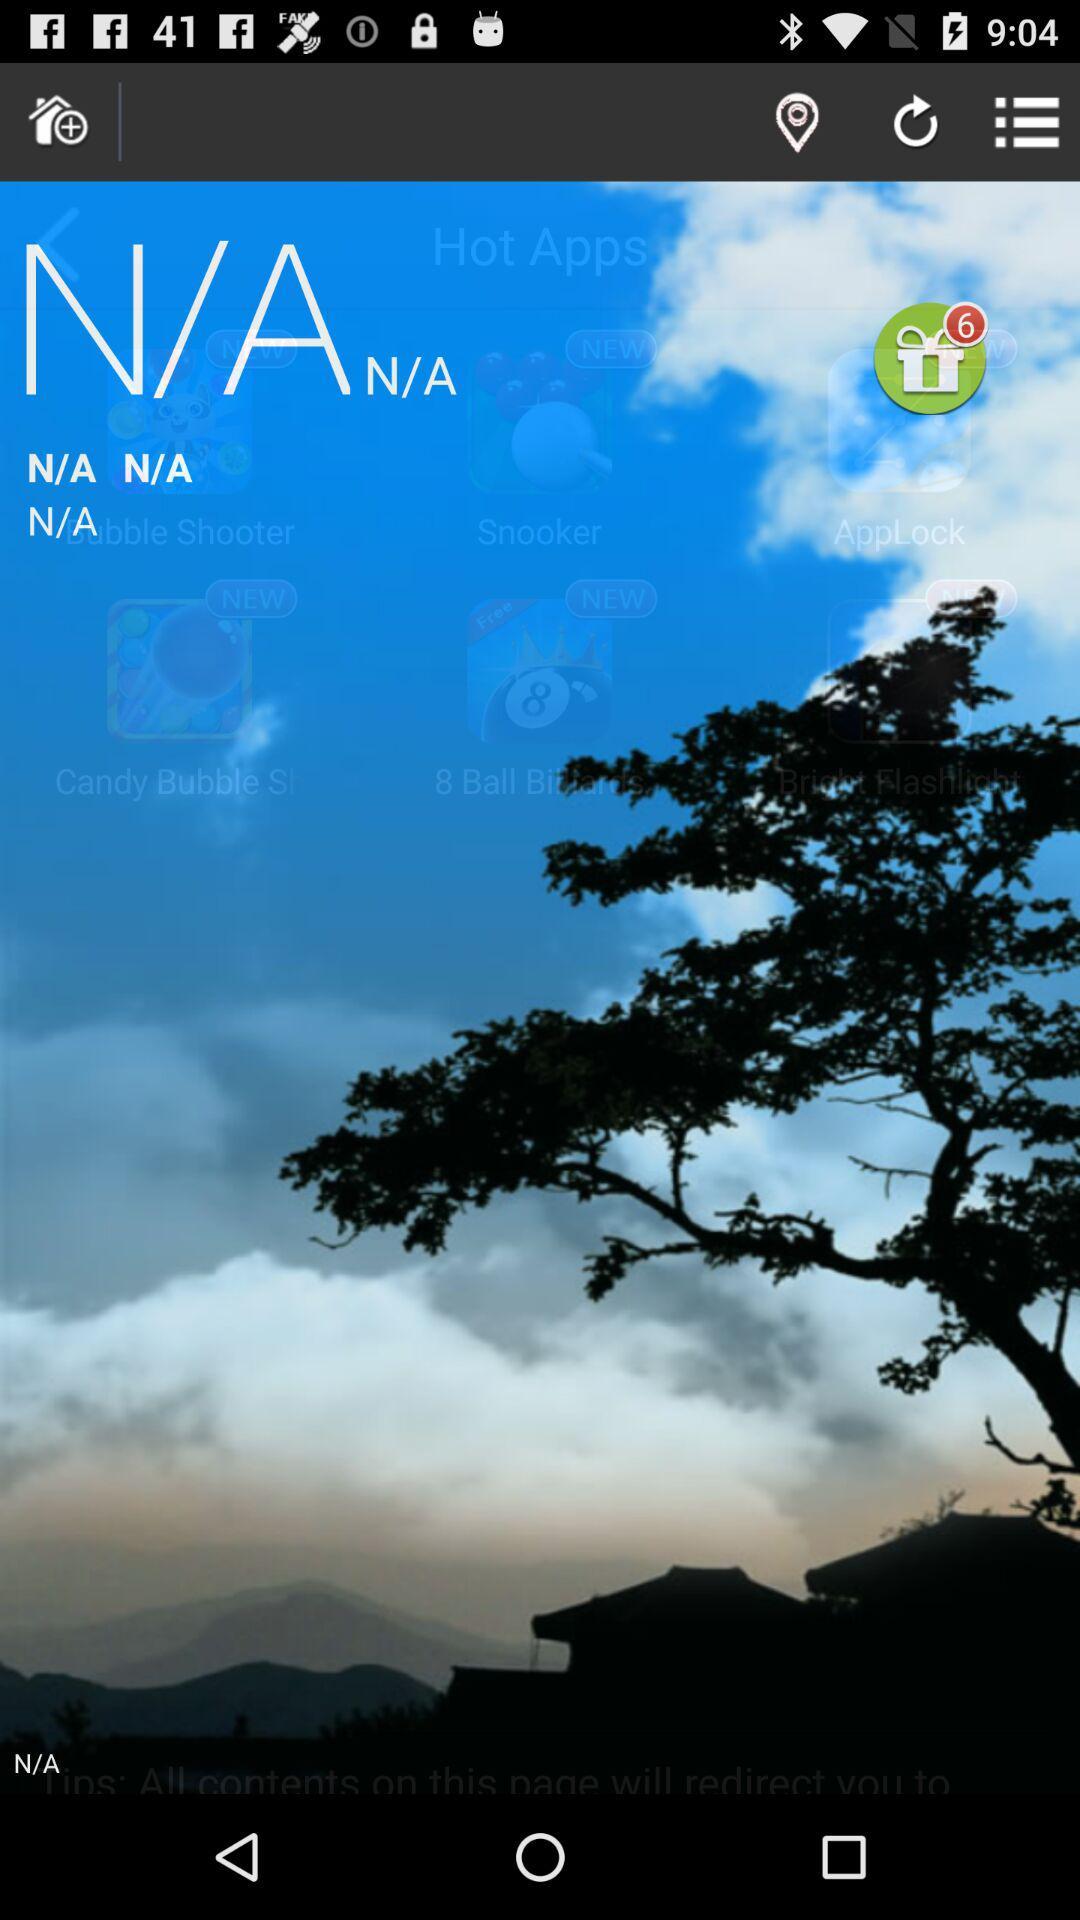 The image size is (1080, 1920). I want to click on location, so click(796, 121).